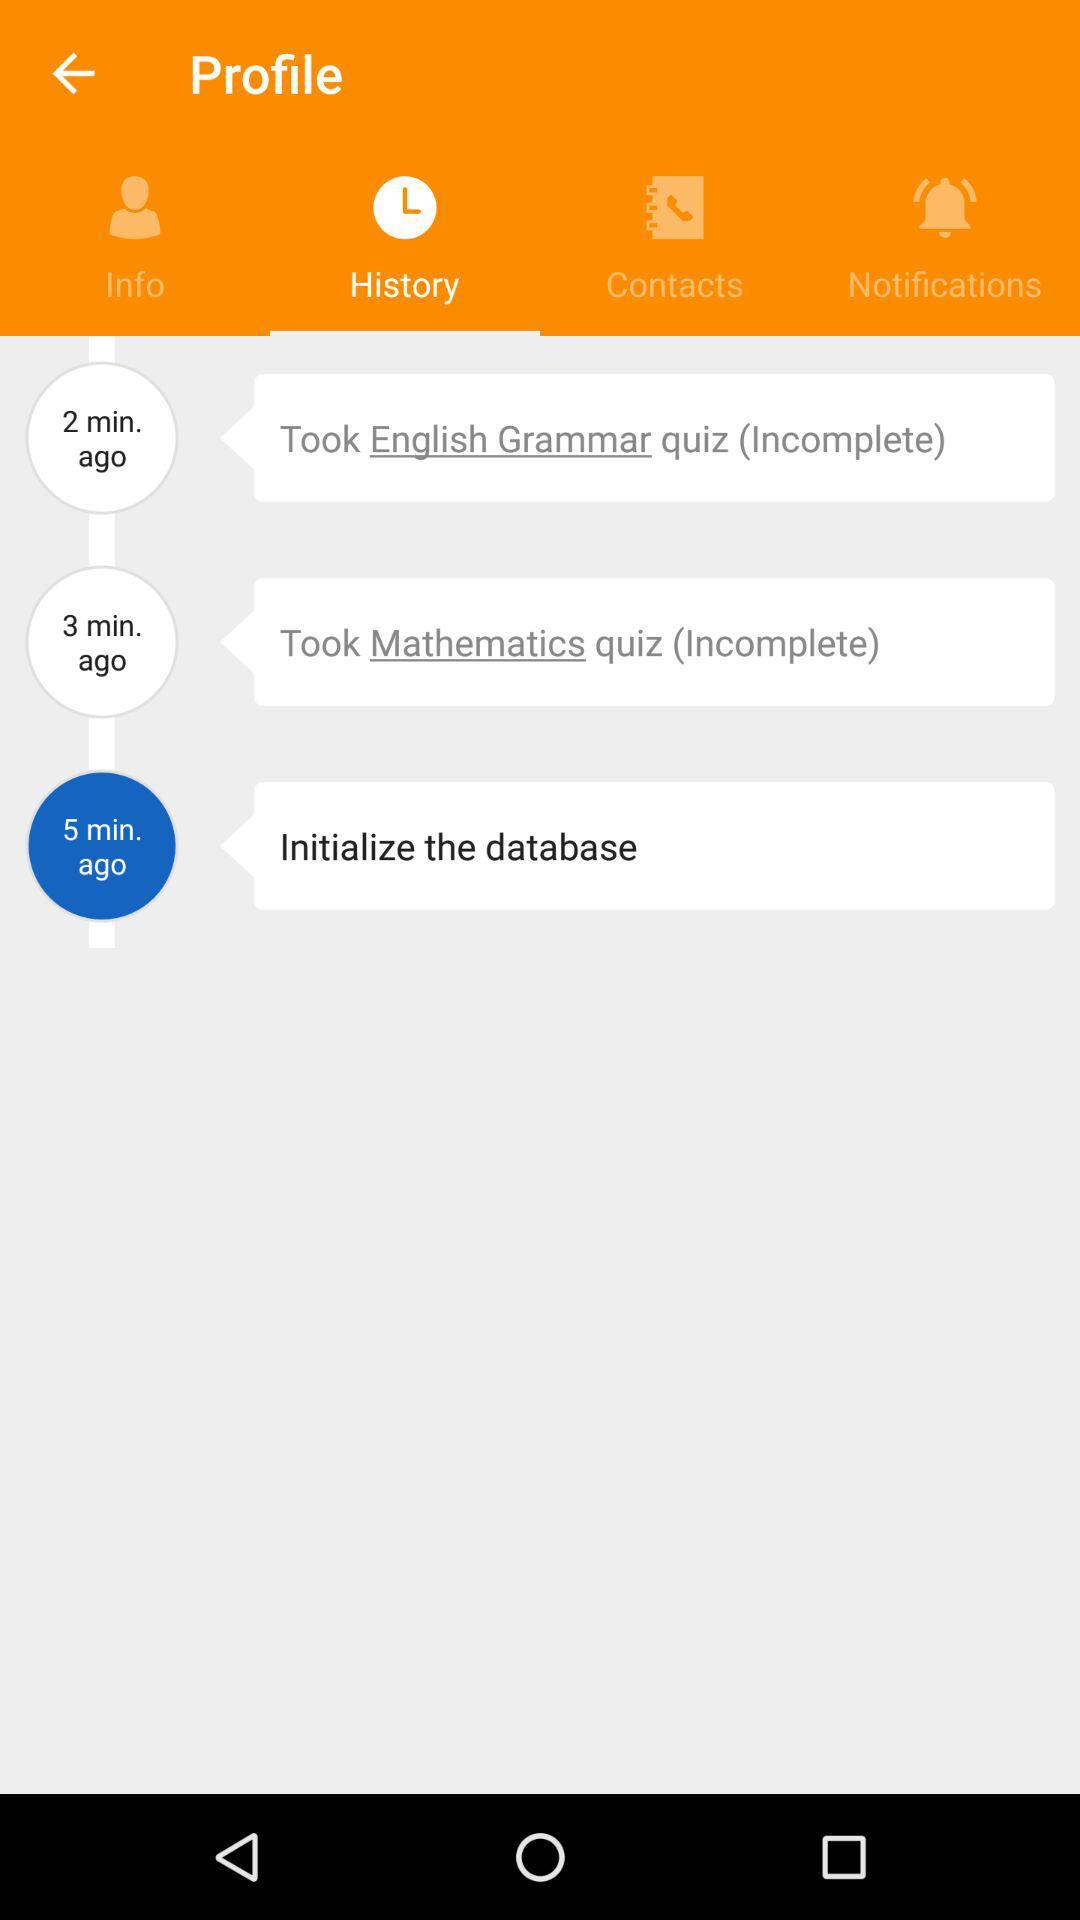 The image size is (1080, 1920). What do you see at coordinates (222, 642) in the screenshot?
I see `the app to the left of took mathematics quiz icon` at bounding box center [222, 642].